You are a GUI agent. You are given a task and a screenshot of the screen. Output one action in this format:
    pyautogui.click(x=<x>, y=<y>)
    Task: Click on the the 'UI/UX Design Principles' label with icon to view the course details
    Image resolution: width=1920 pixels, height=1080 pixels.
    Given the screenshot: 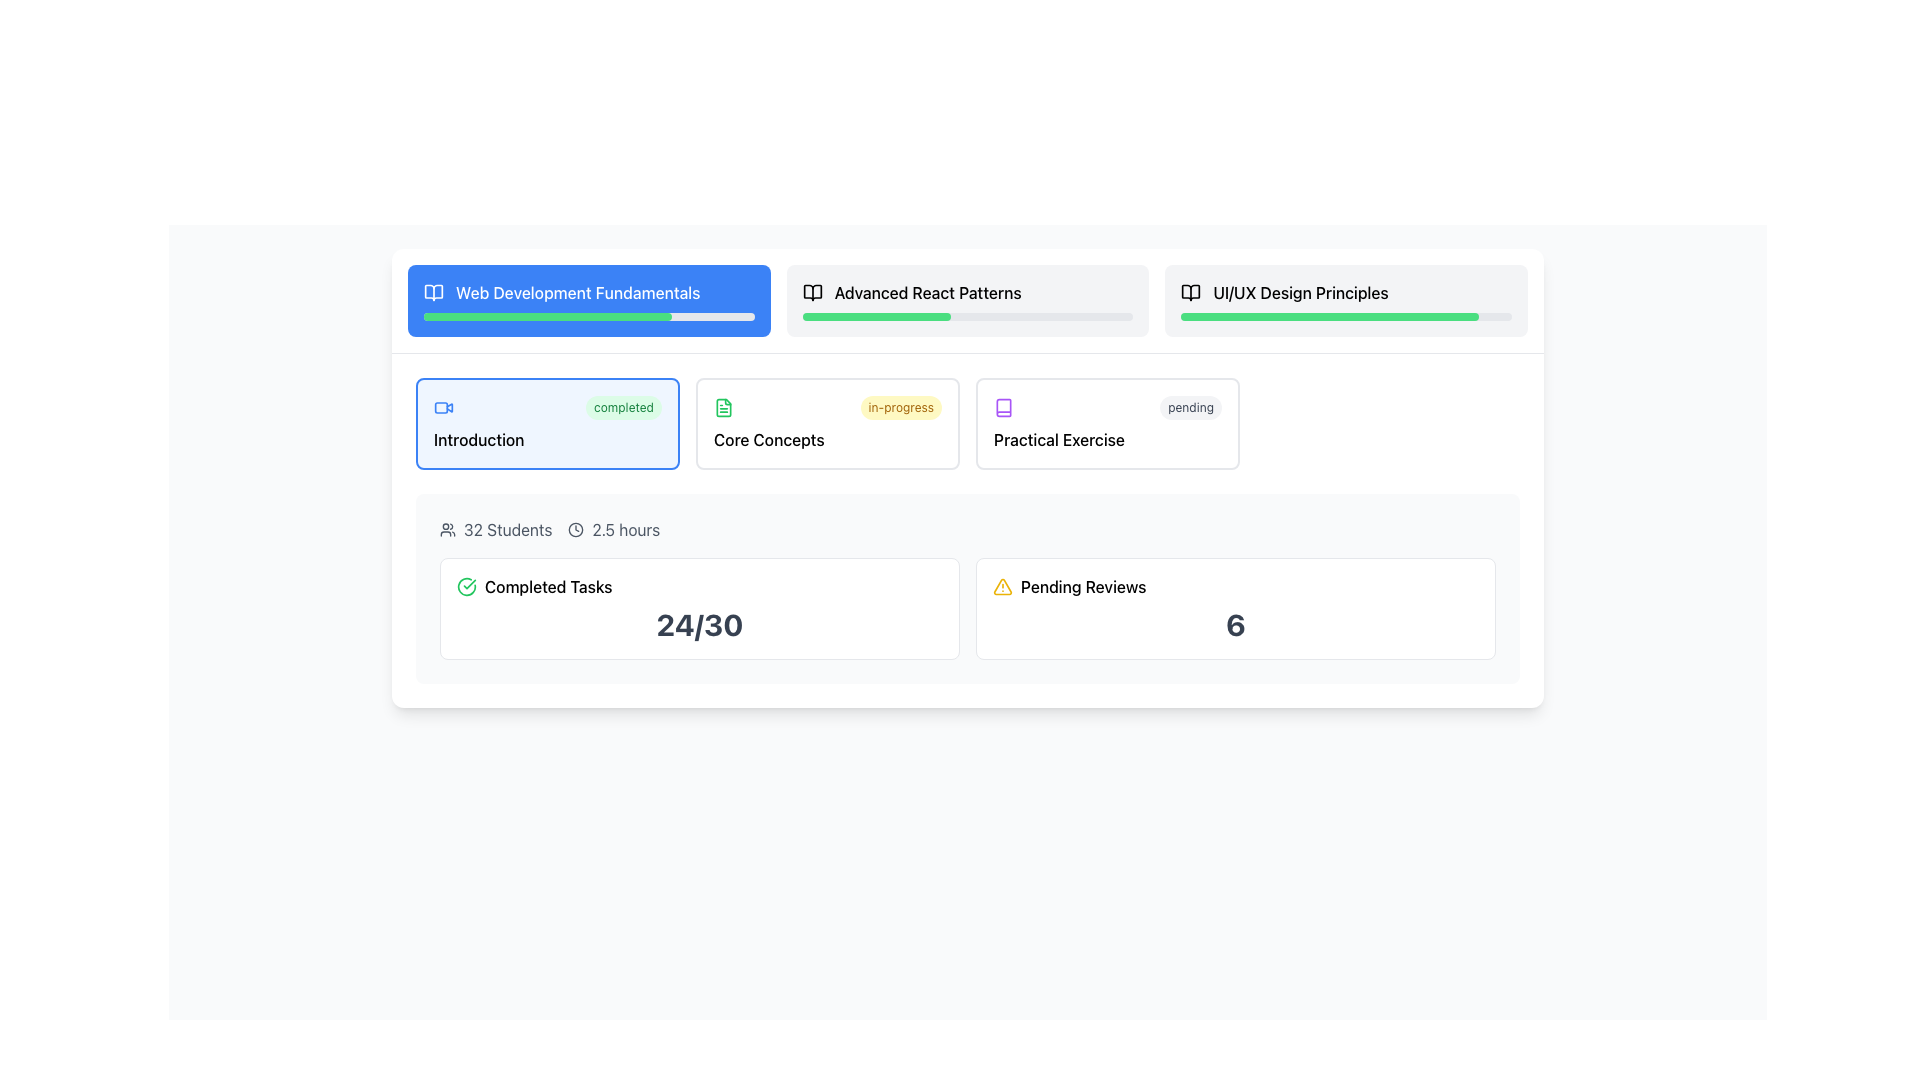 What is the action you would take?
    pyautogui.click(x=1346, y=293)
    